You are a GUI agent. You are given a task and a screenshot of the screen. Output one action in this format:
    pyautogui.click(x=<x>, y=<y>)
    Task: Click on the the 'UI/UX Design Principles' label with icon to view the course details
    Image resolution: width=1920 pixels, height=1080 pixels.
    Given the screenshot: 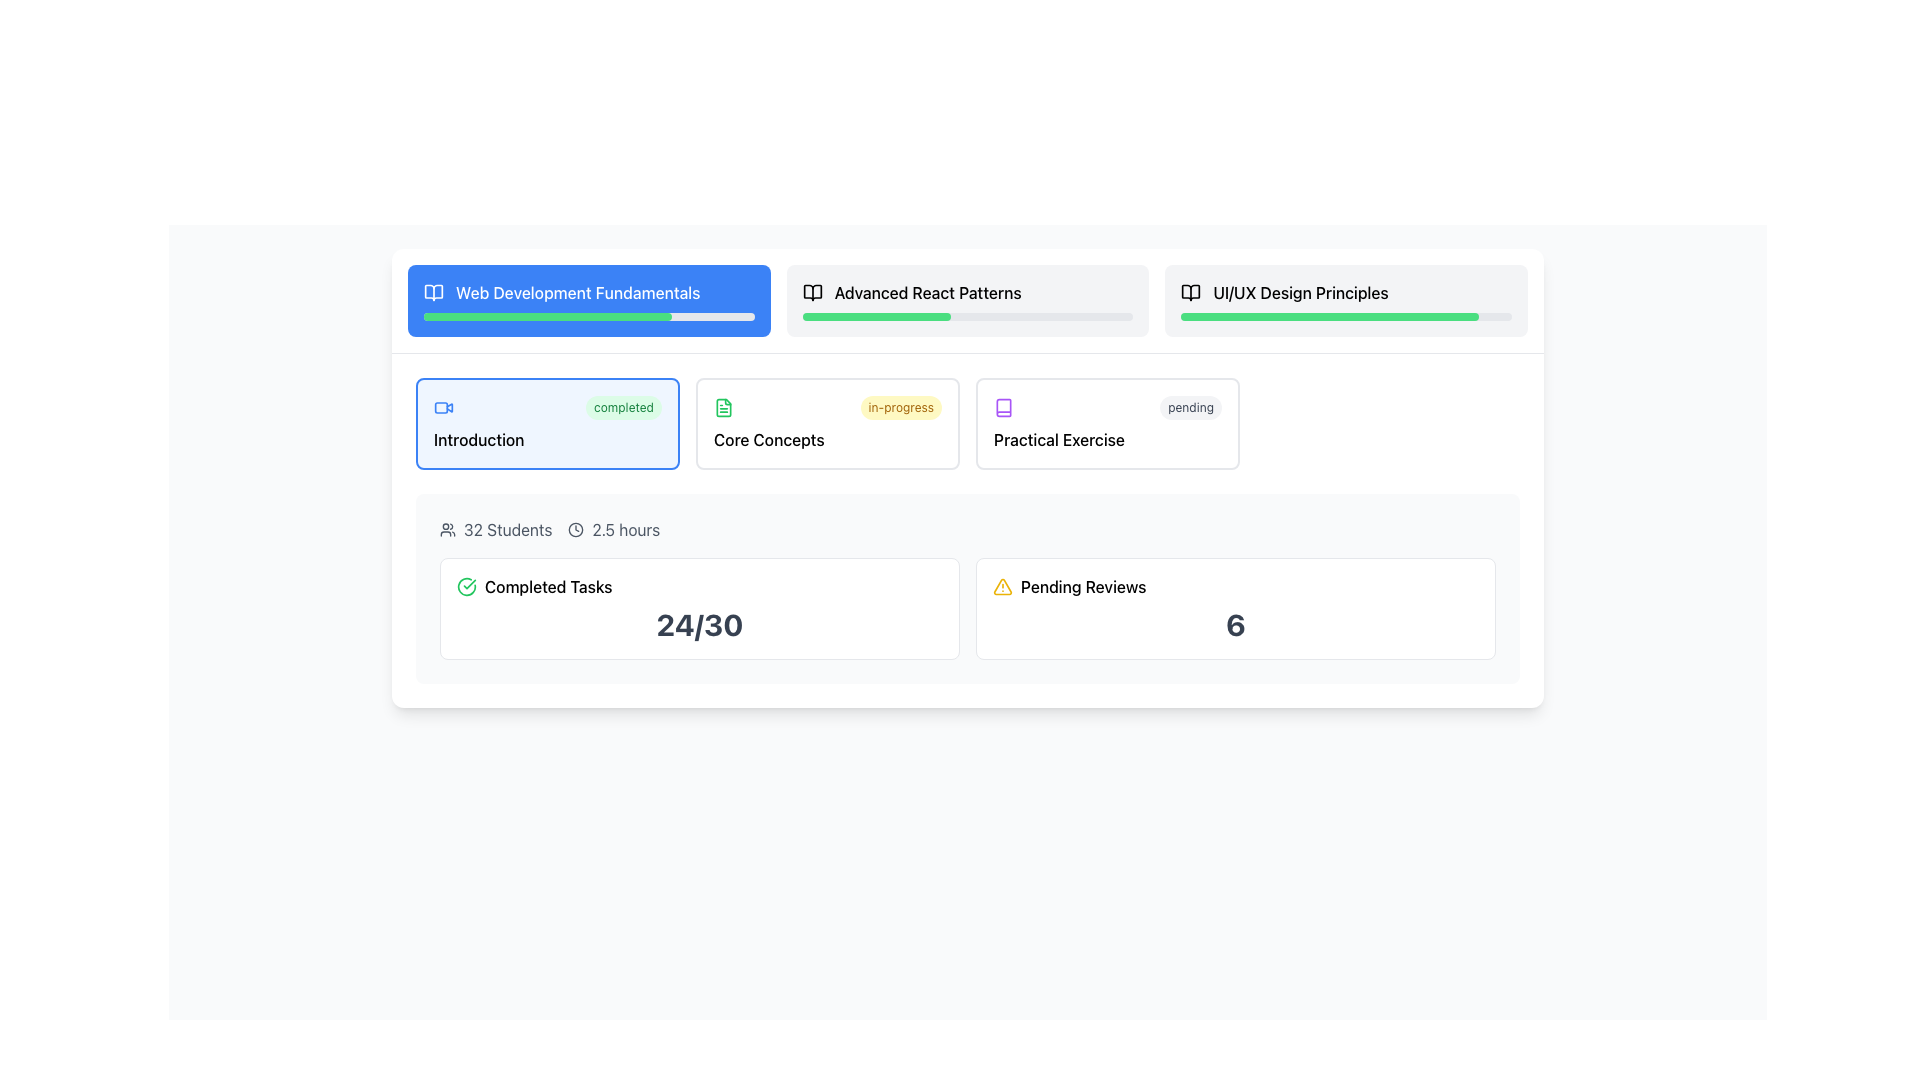 What is the action you would take?
    pyautogui.click(x=1346, y=293)
    